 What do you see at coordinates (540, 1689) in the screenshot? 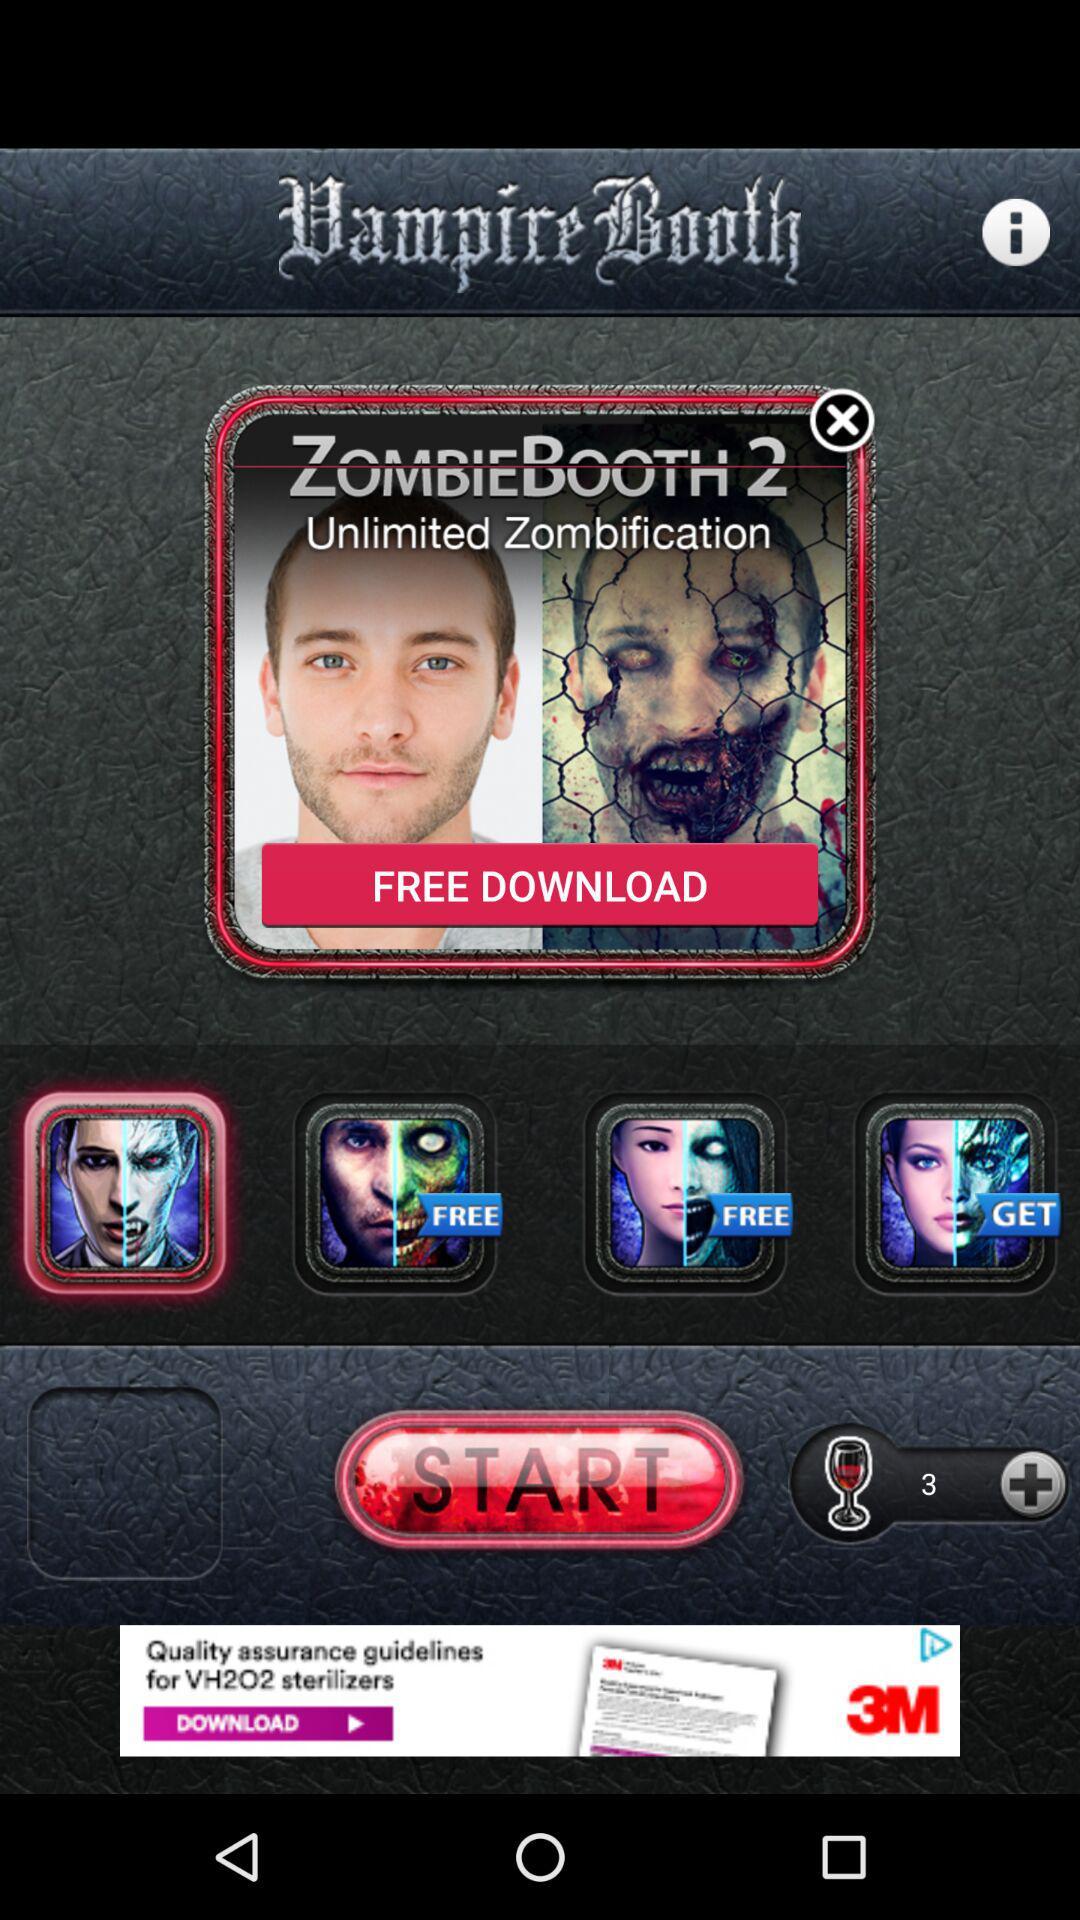
I see `advertisement bar` at bounding box center [540, 1689].